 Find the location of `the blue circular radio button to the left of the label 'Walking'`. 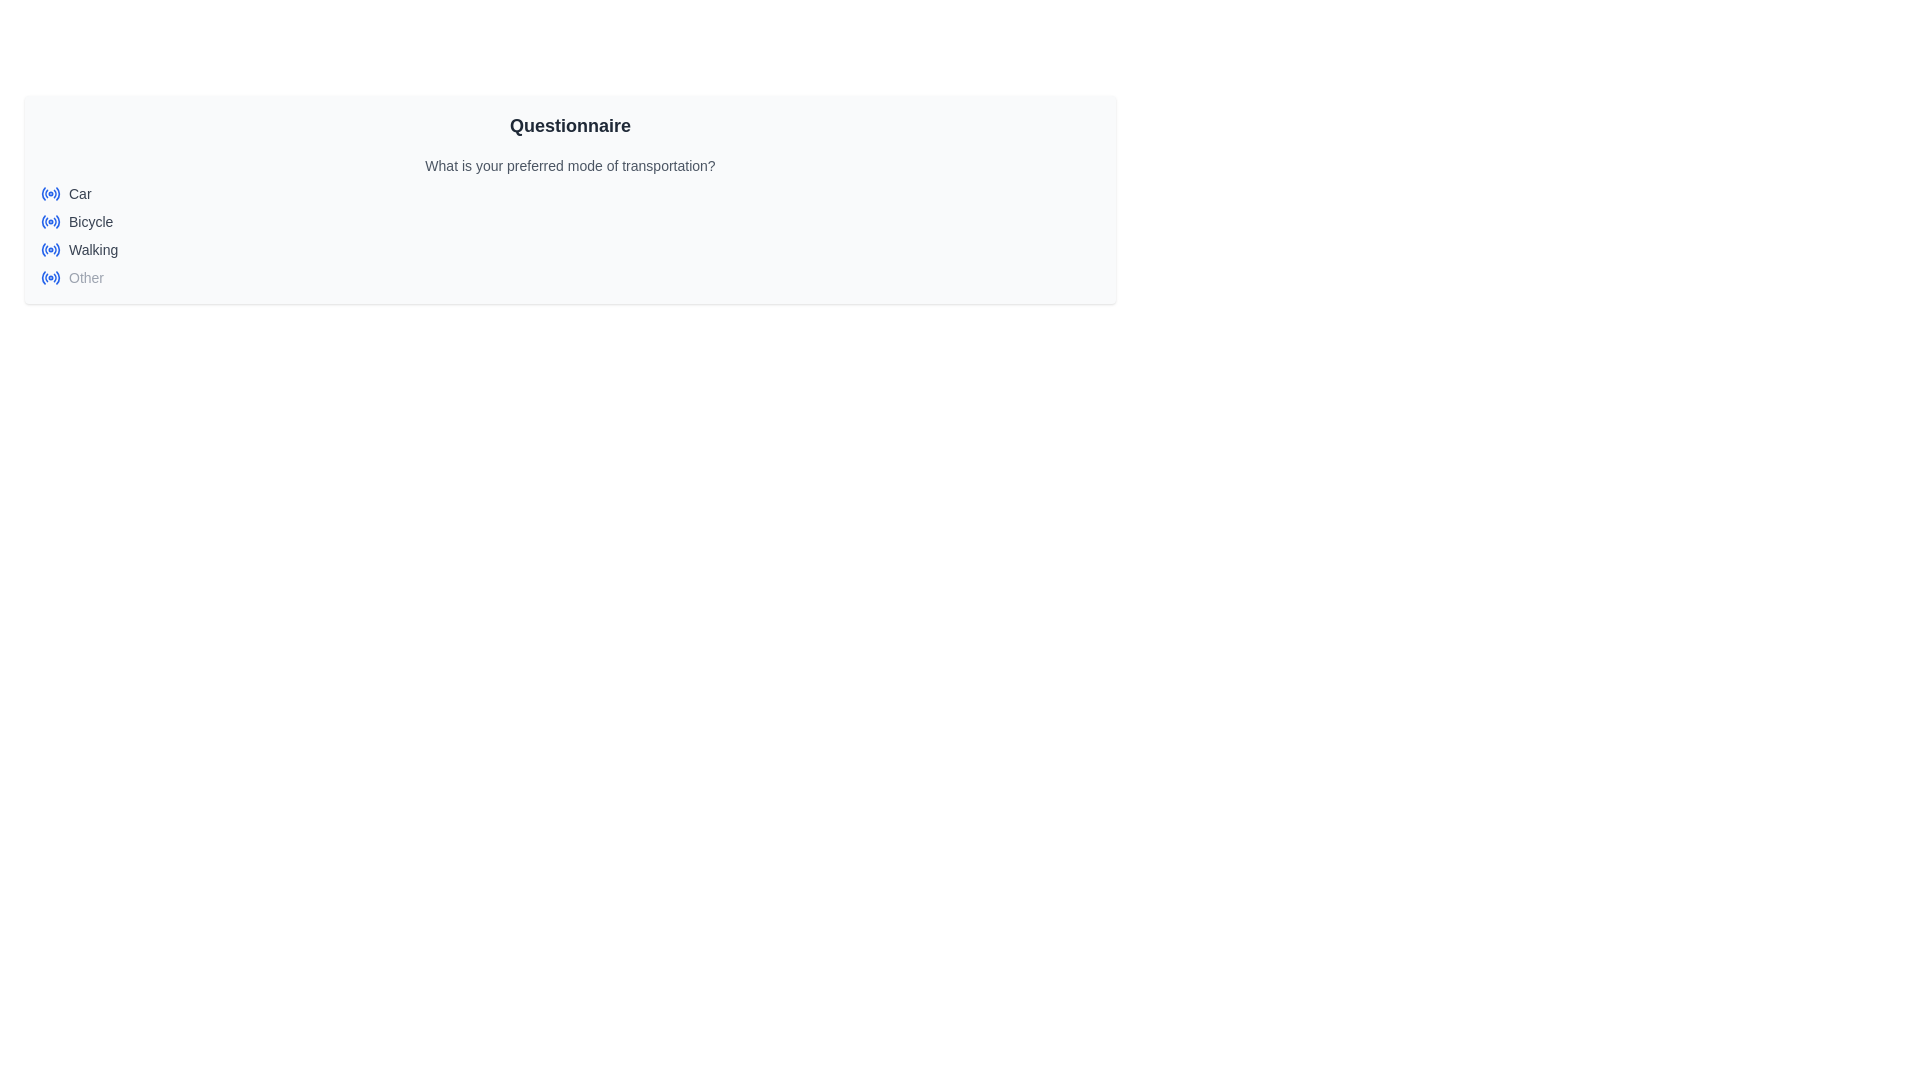

the blue circular radio button to the left of the label 'Walking' is located at coordinates (51, 249).